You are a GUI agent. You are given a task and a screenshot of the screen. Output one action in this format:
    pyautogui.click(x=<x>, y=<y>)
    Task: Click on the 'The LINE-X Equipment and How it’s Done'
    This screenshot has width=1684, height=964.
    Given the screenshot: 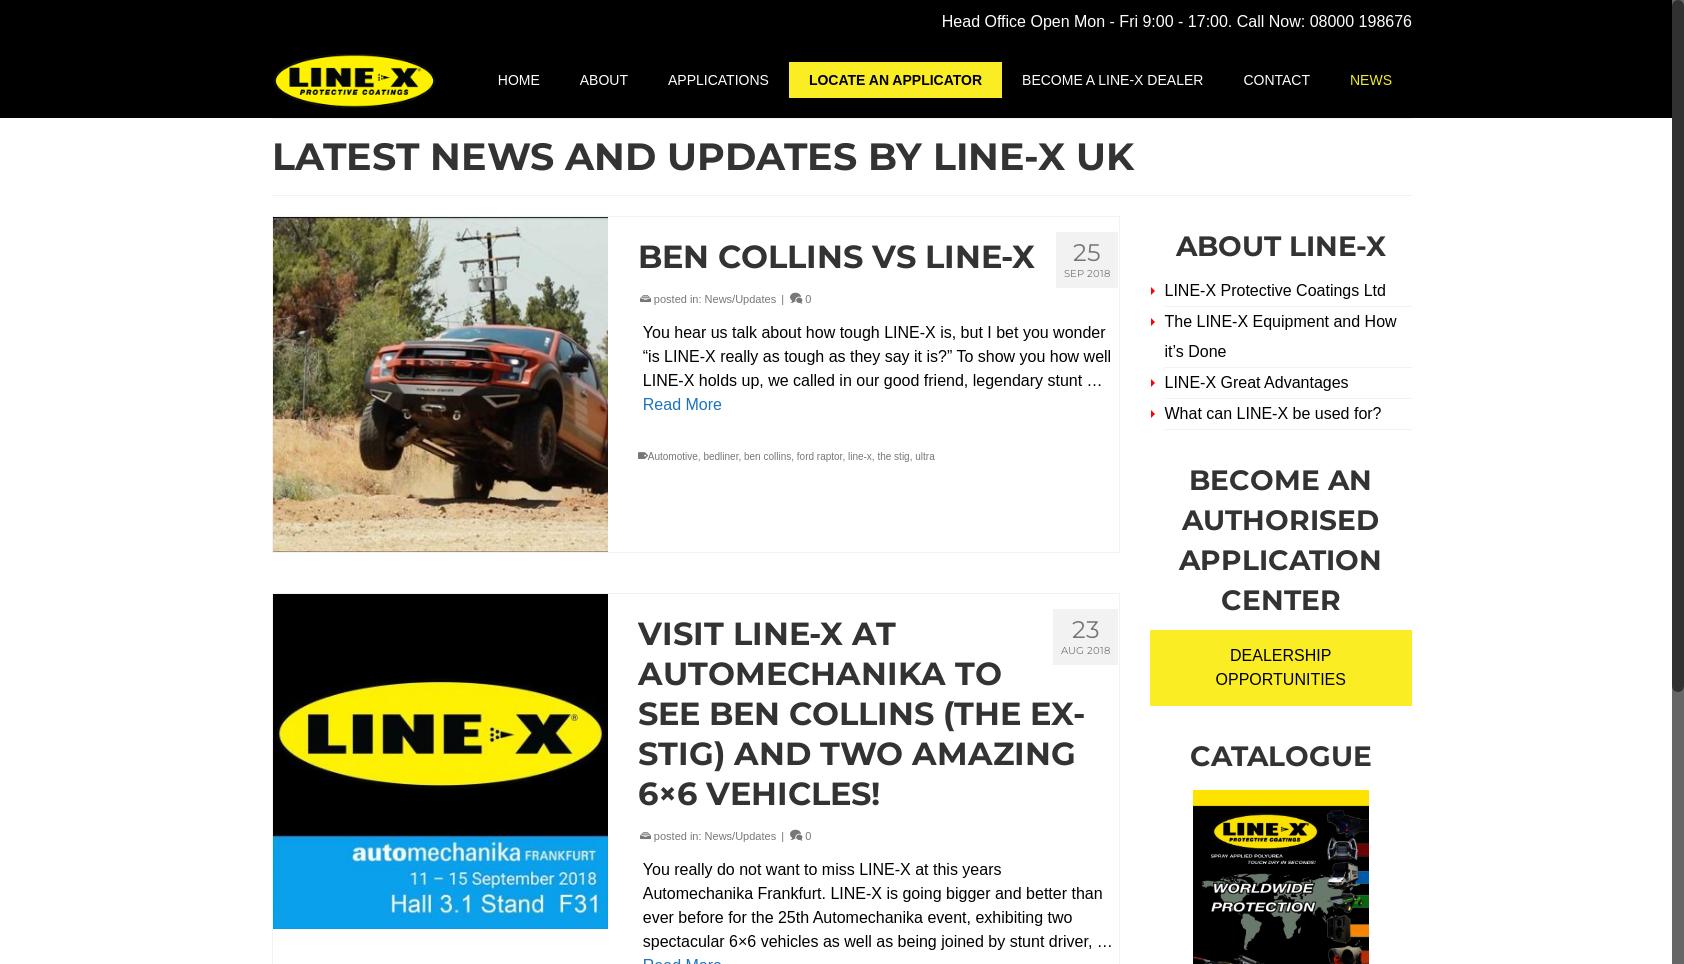 What is the action you would take?
    pyautogui.click(x=1279, y=335)
    